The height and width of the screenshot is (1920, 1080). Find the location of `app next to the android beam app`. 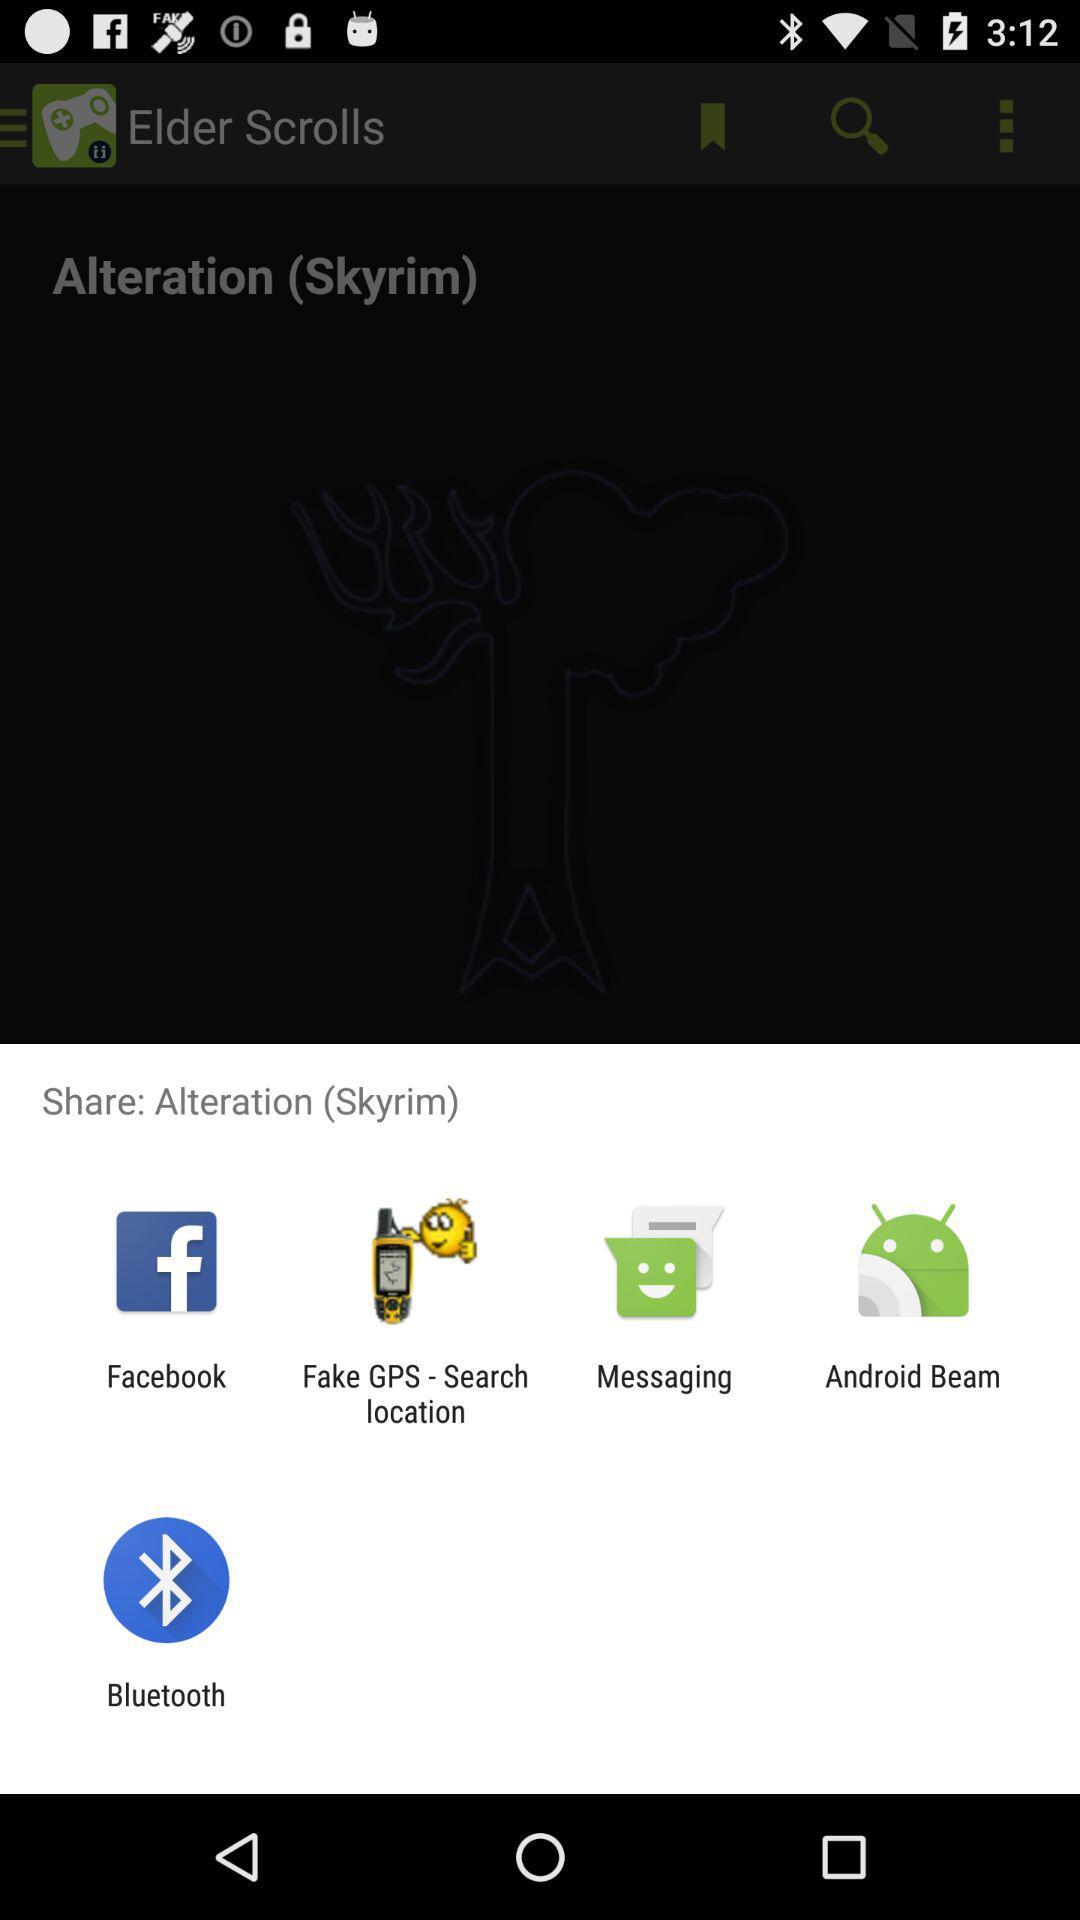

app next to the android beam app is located at coordinates (664, 1392).